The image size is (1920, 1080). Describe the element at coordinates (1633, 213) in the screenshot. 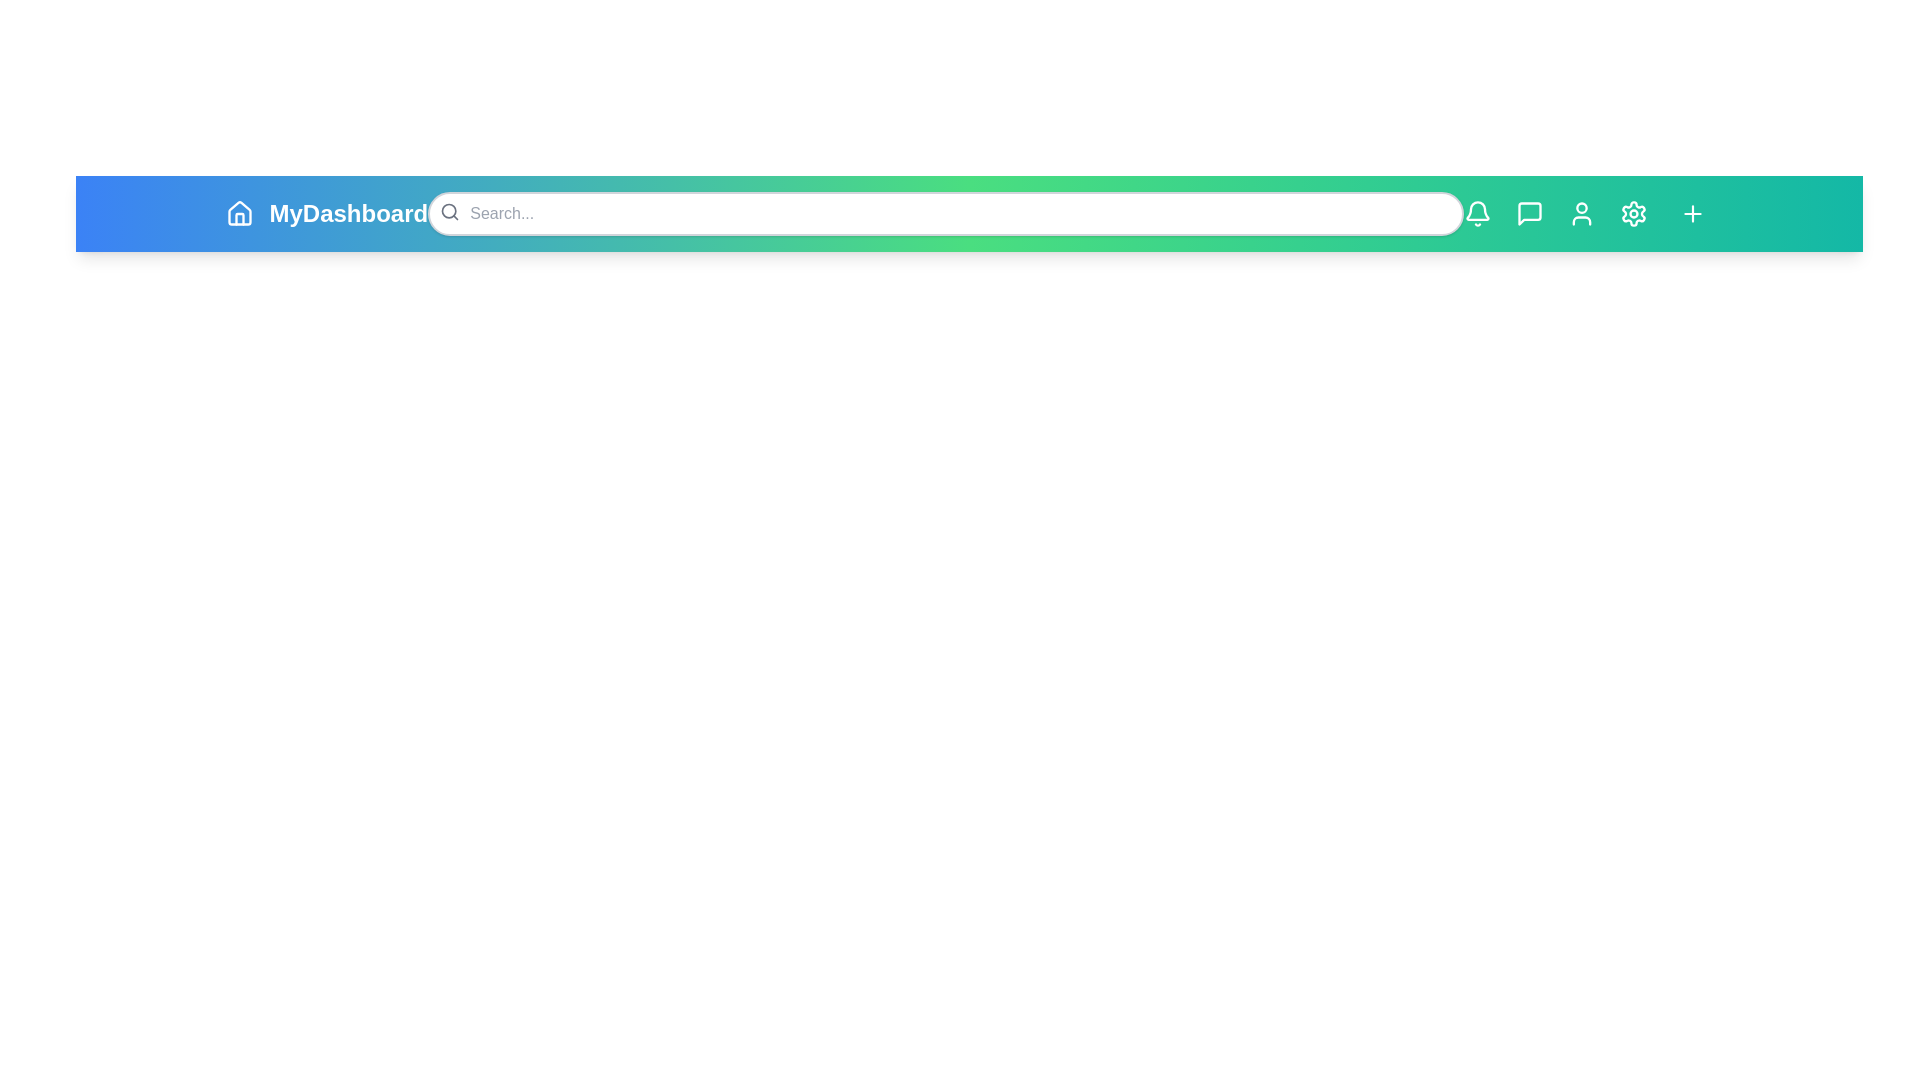

I see `the icon with Settings to view its hover effect` at that location.